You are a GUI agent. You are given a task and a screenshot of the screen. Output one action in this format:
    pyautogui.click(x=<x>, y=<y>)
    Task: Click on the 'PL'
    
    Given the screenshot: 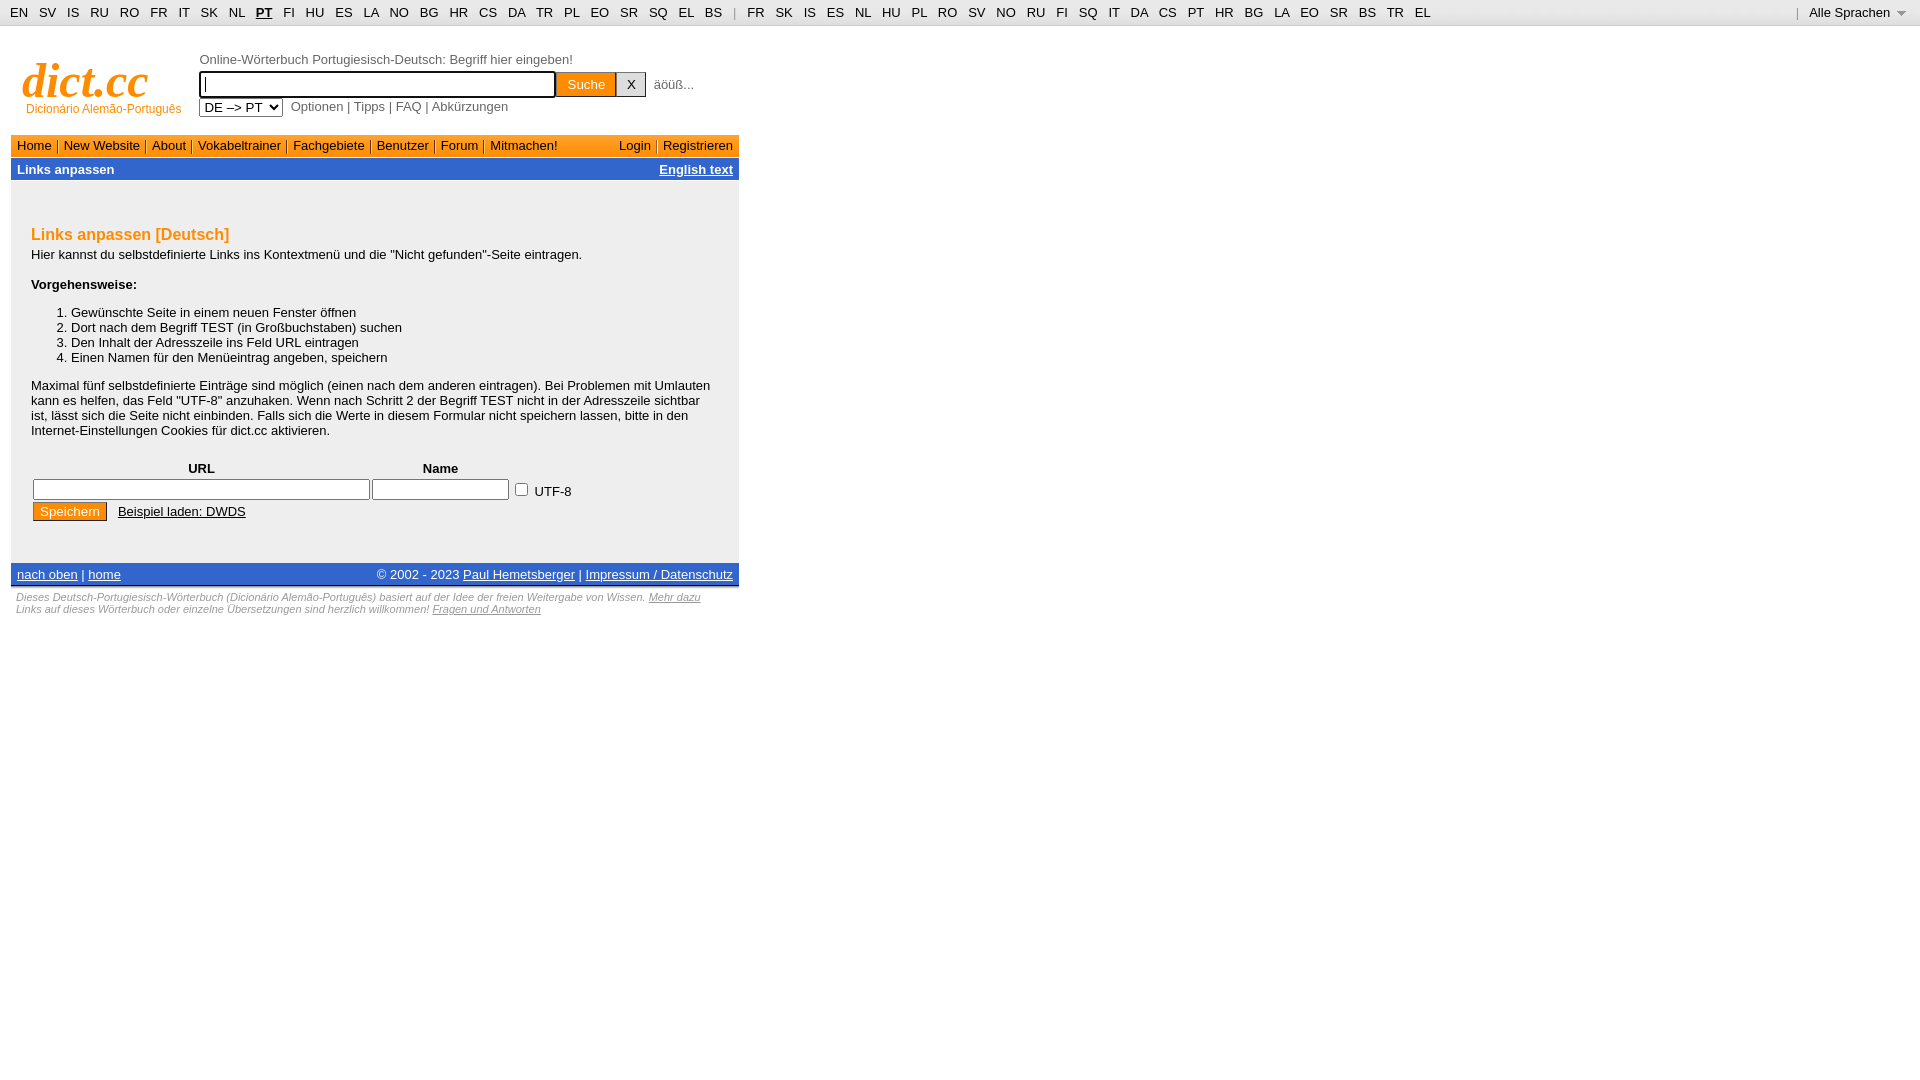 What is the action you would take?
    pyautogui.click(x=570, y=12)
    